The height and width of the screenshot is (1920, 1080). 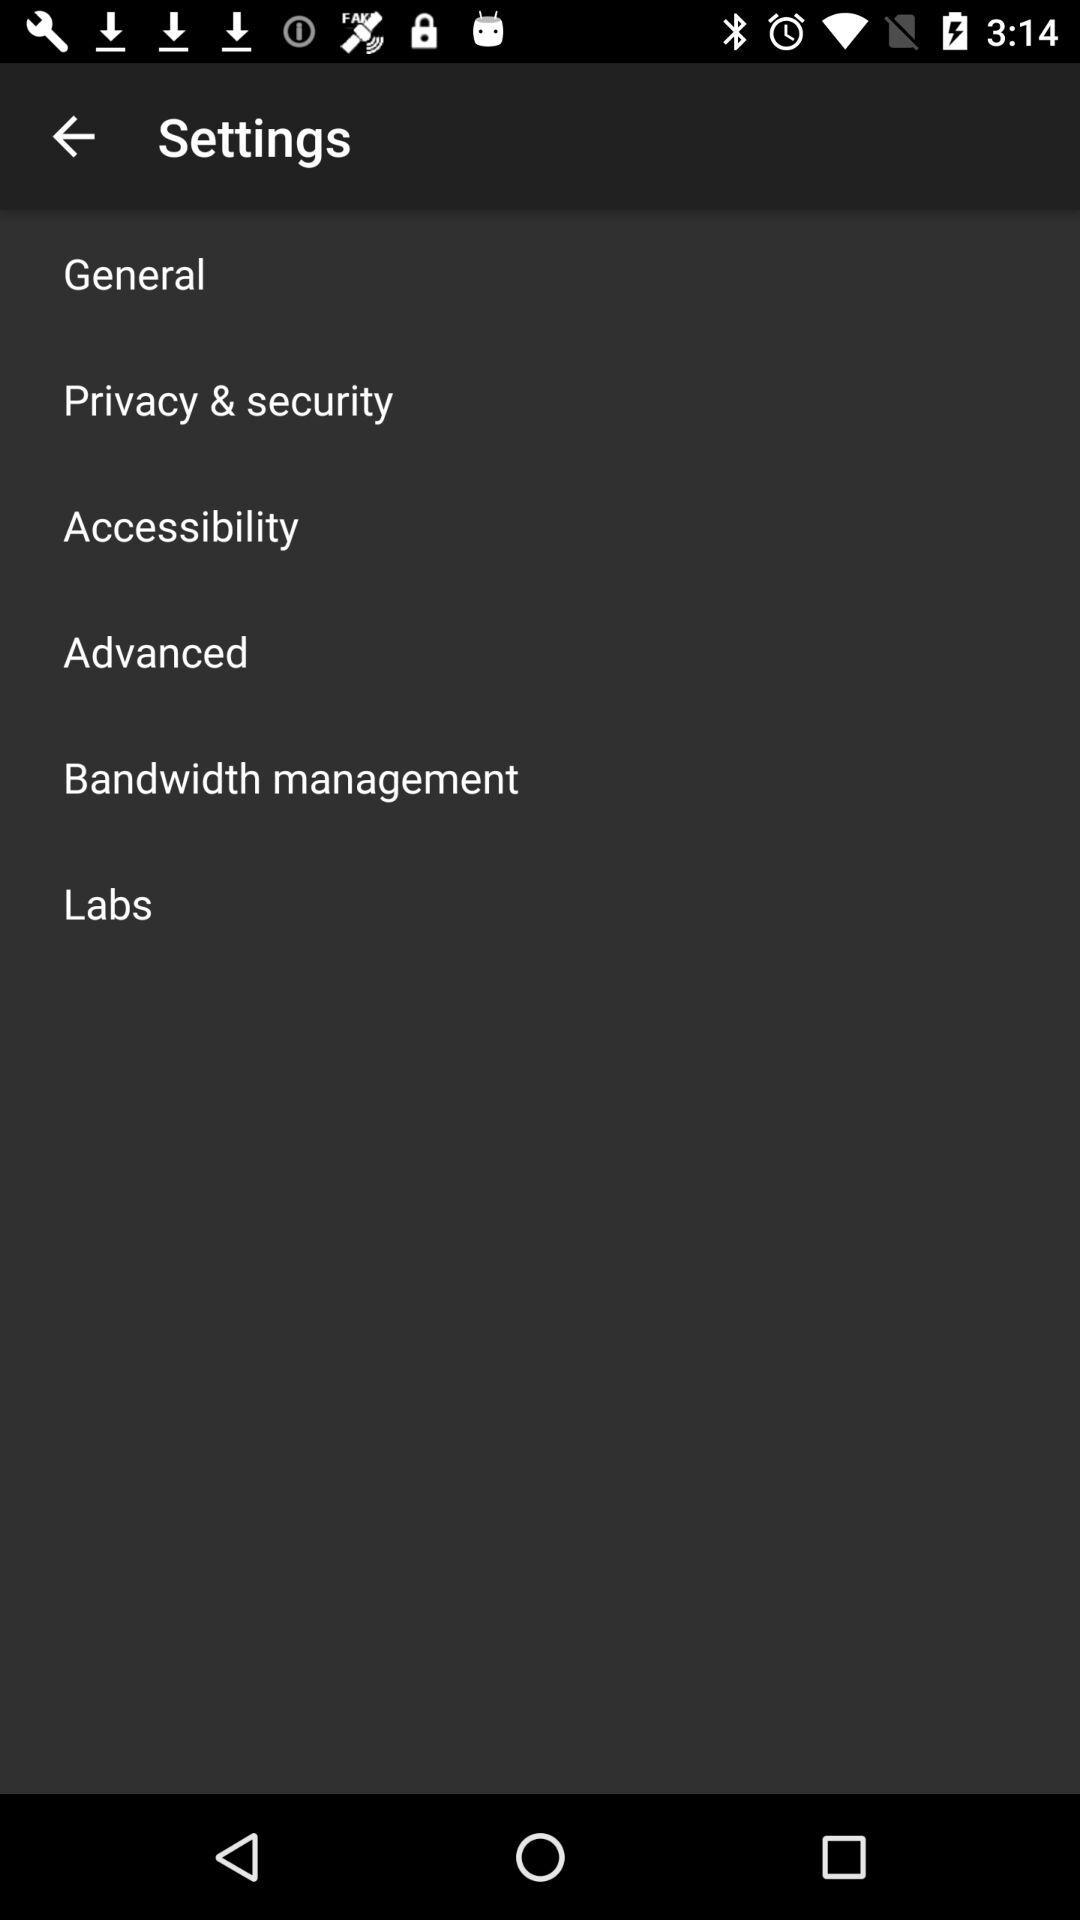 What do you see at coordinates (181, 524) in the screenshot?
I see `icon above advanced icon` at bounding box center [181, 524].